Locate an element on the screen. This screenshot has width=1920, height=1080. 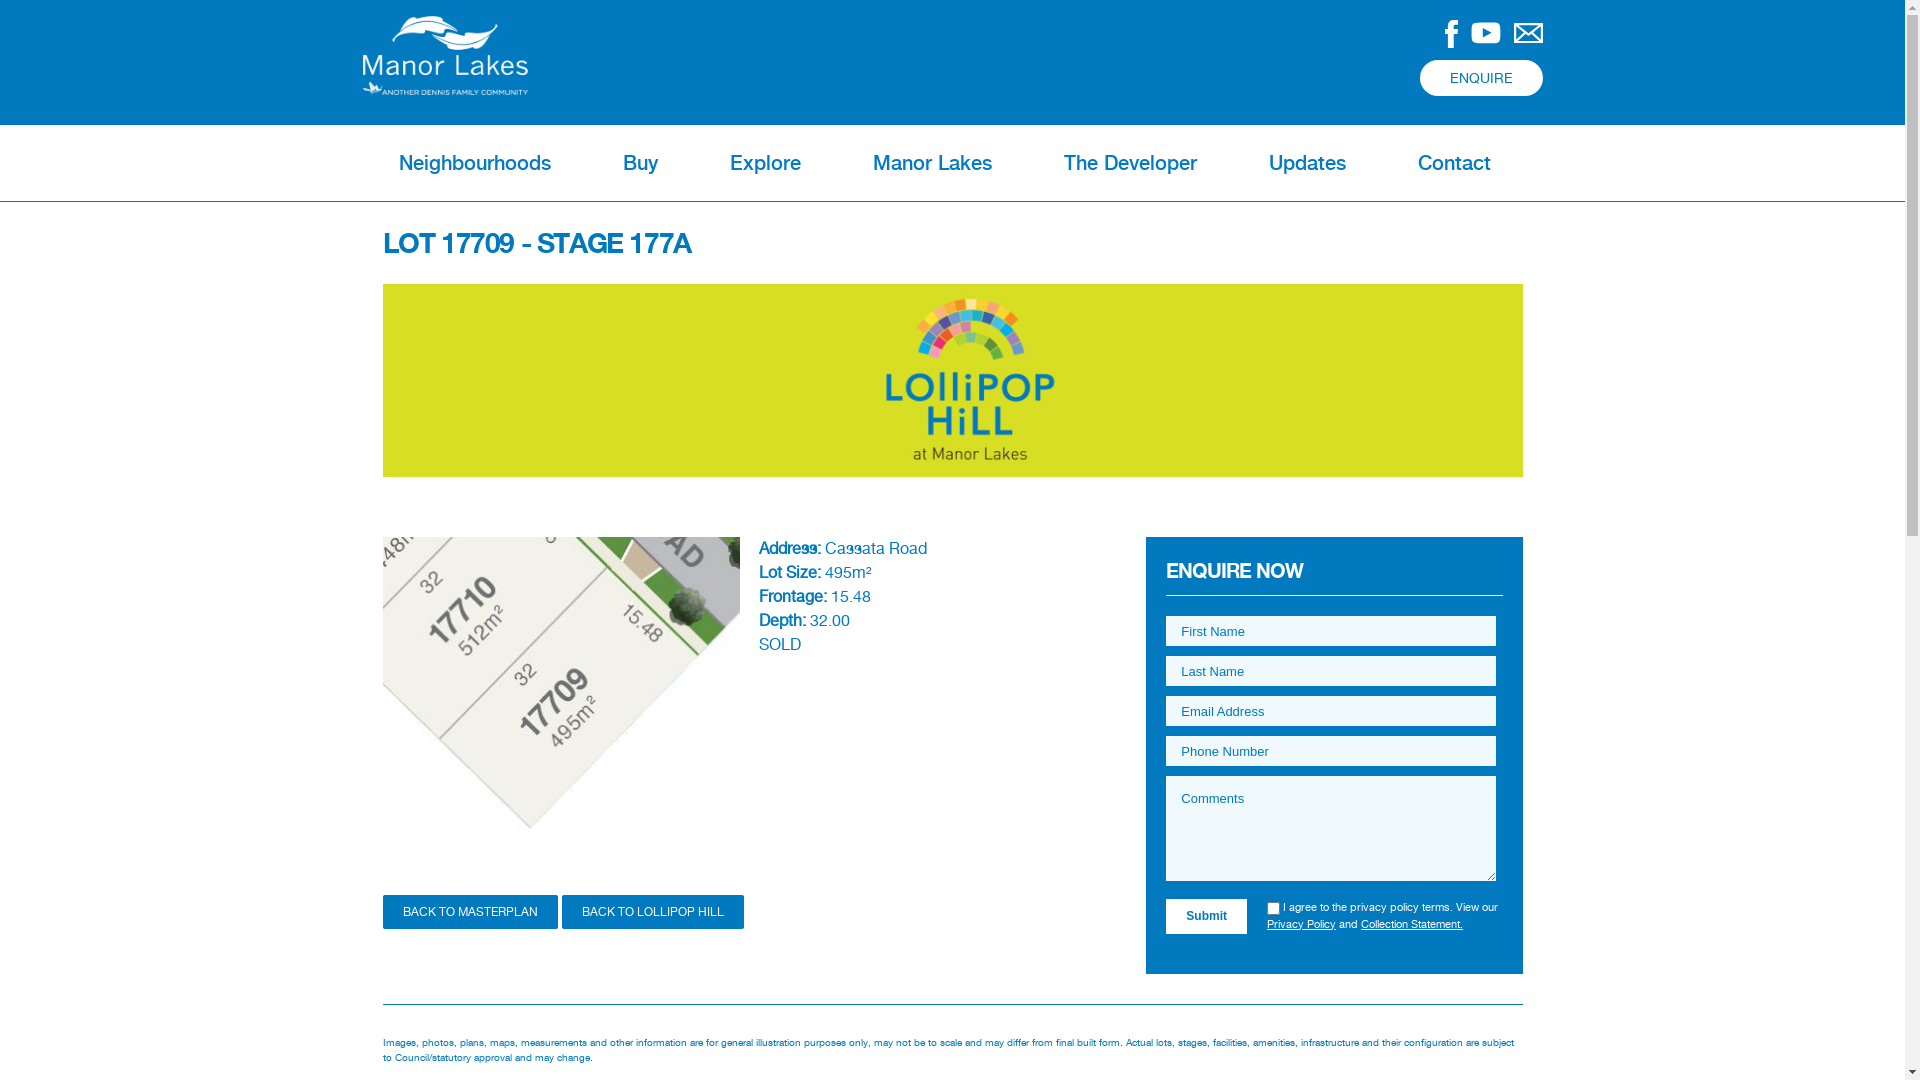
'Manor Lakes' is located at coordinates (930, 161).